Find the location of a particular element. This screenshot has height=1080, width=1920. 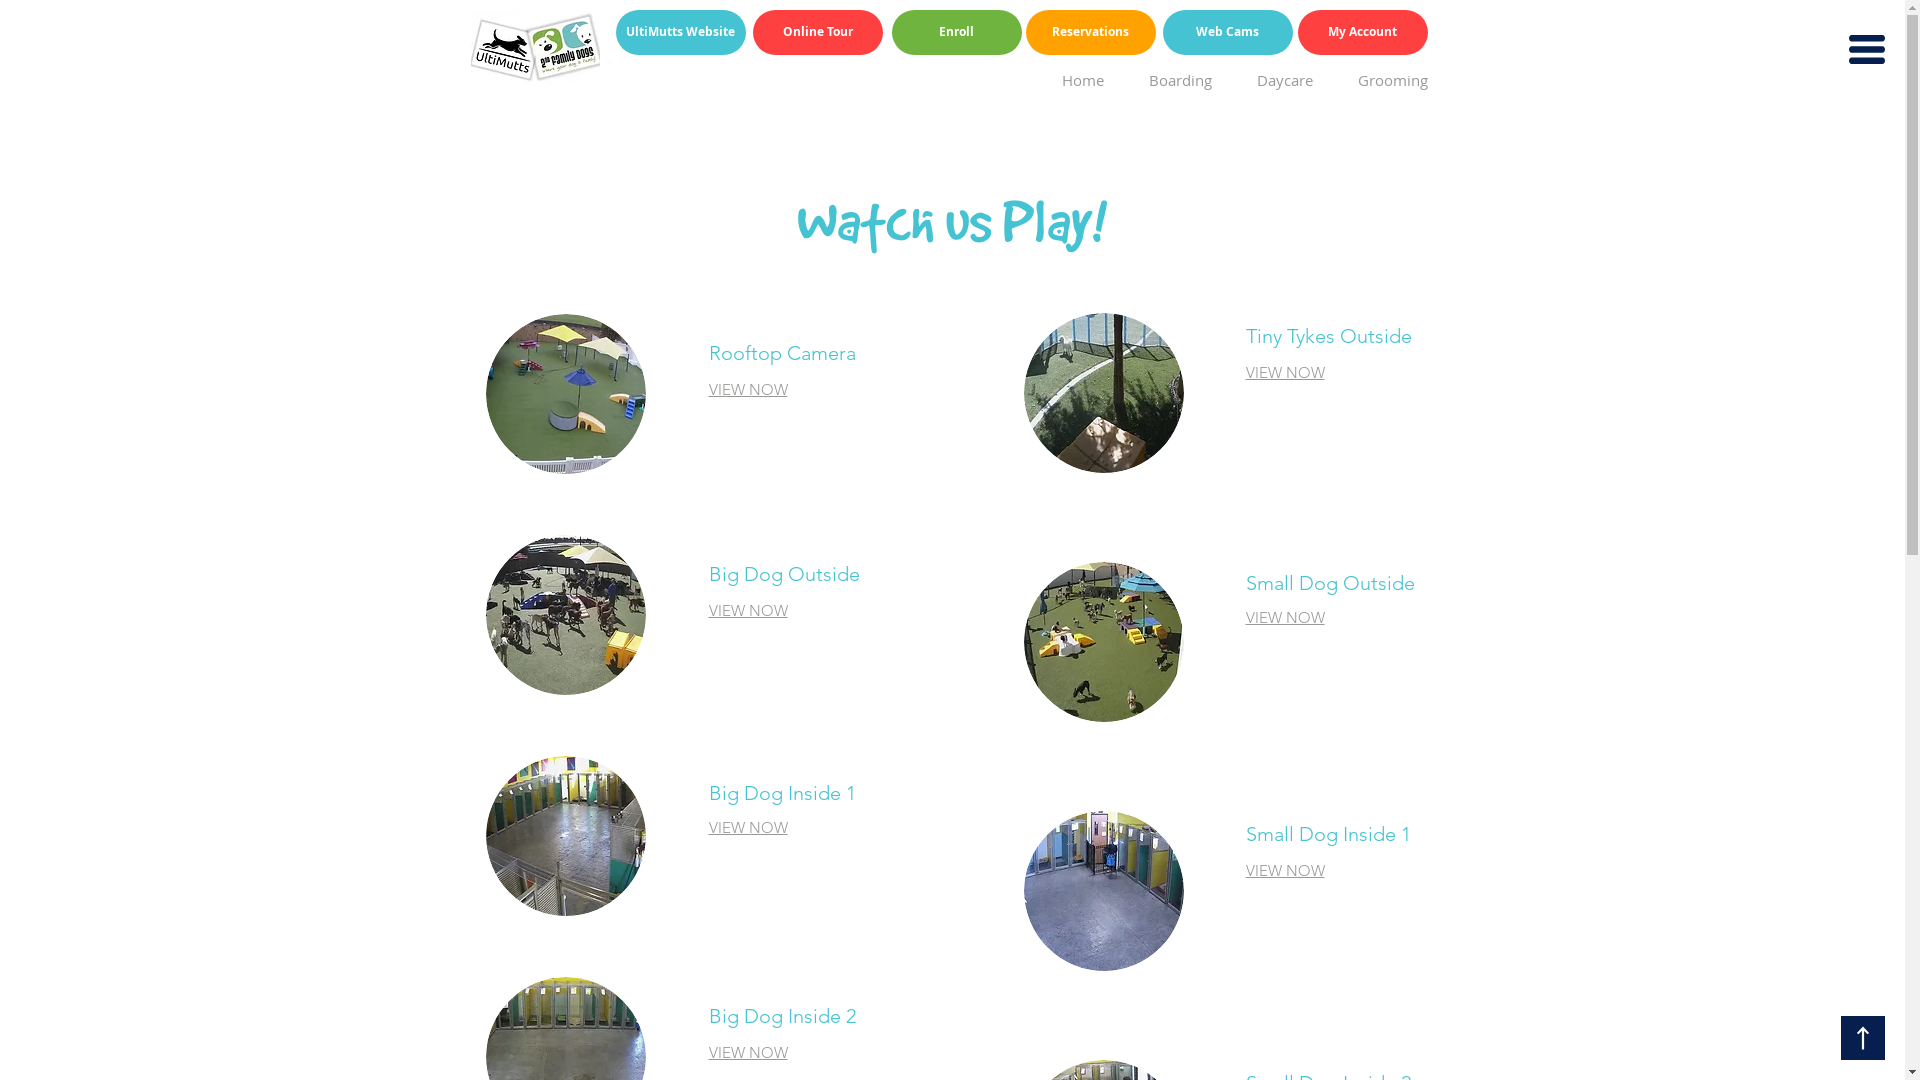

'VIEW NOW' is located at coordinates (746, 389).